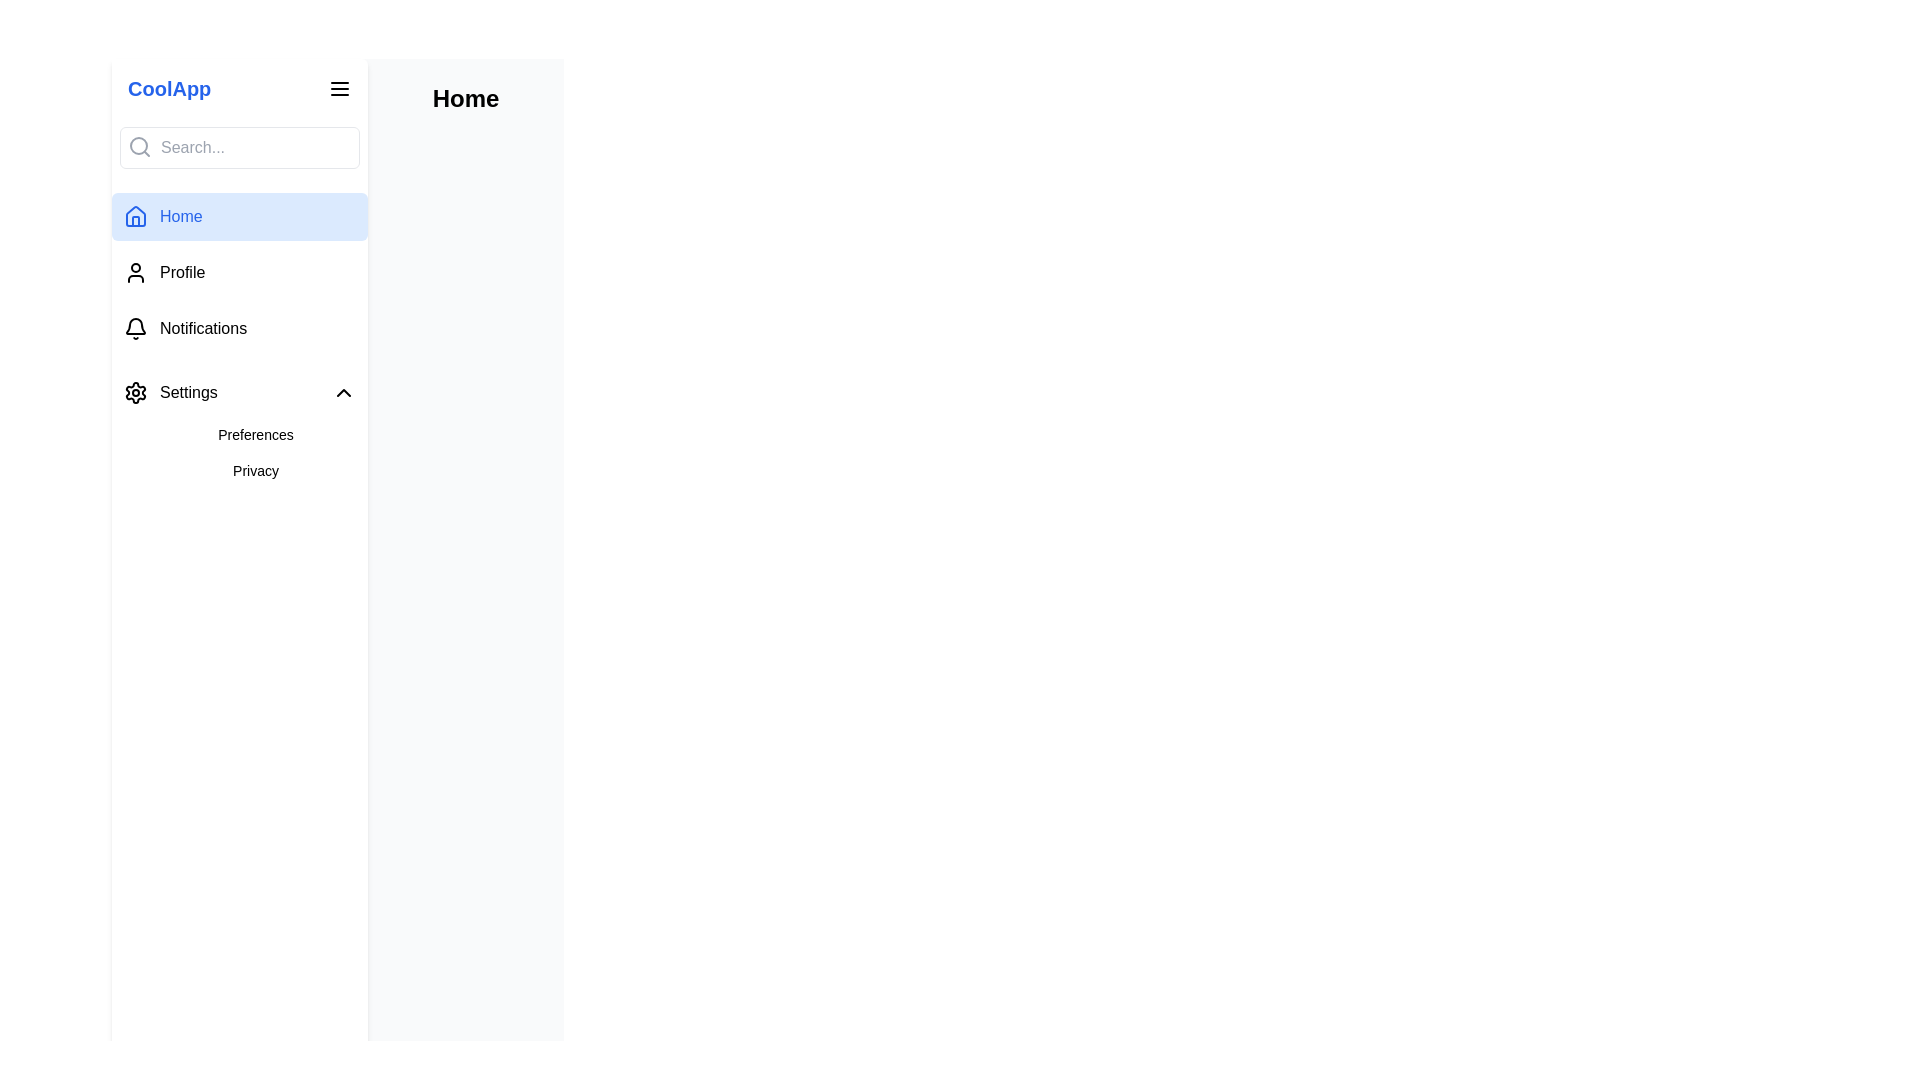  Describe the element at coordinates (240, 273) in the screenshot. I see `the third option in the navigation menu component located in the sidebar` at that location.